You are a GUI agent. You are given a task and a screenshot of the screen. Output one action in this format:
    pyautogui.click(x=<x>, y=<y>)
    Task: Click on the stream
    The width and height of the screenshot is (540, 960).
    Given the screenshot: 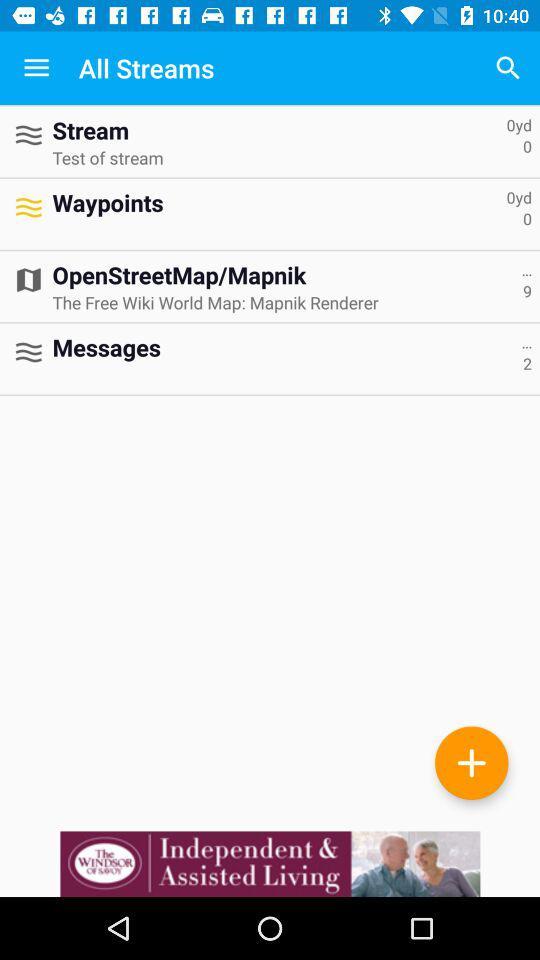 What is the action you would take?
    pyautogui.click(x=471, y=762)
    